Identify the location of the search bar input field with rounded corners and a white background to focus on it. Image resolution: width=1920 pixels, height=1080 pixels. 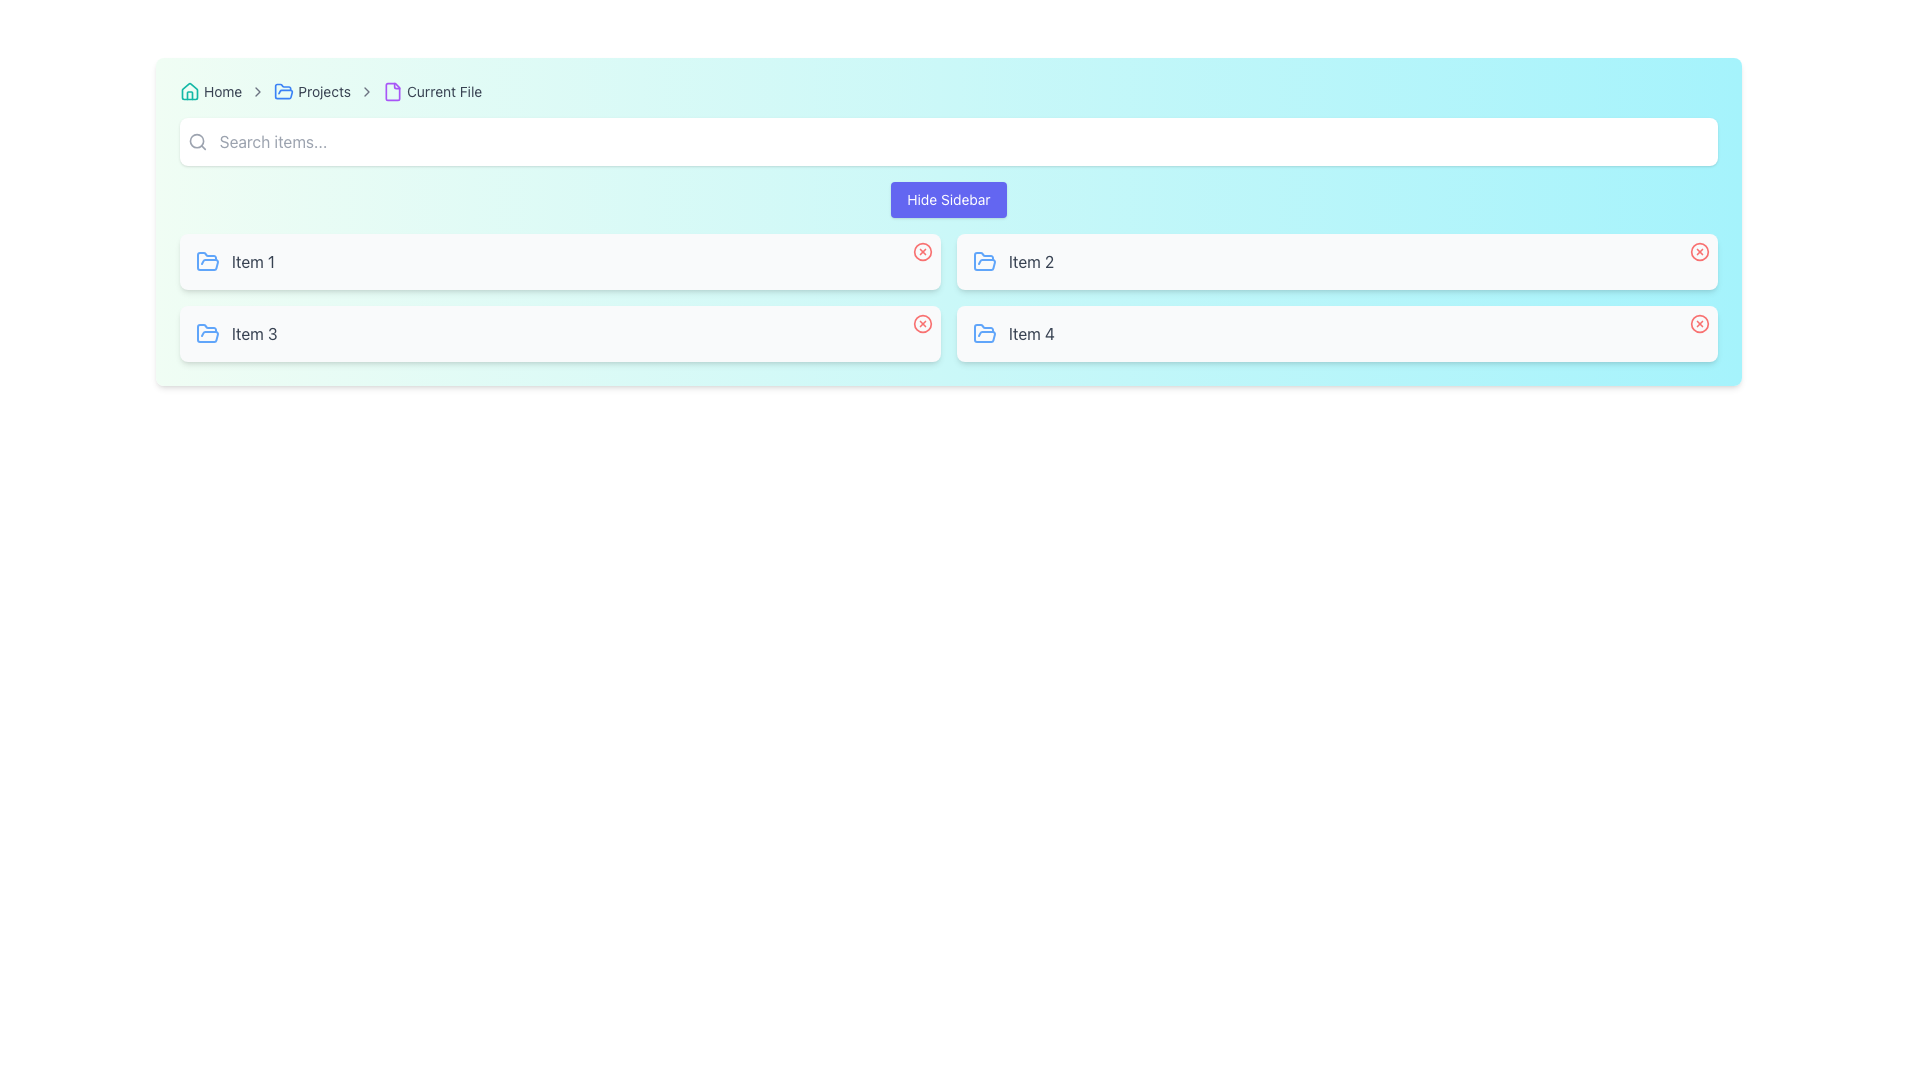
(948, 141).